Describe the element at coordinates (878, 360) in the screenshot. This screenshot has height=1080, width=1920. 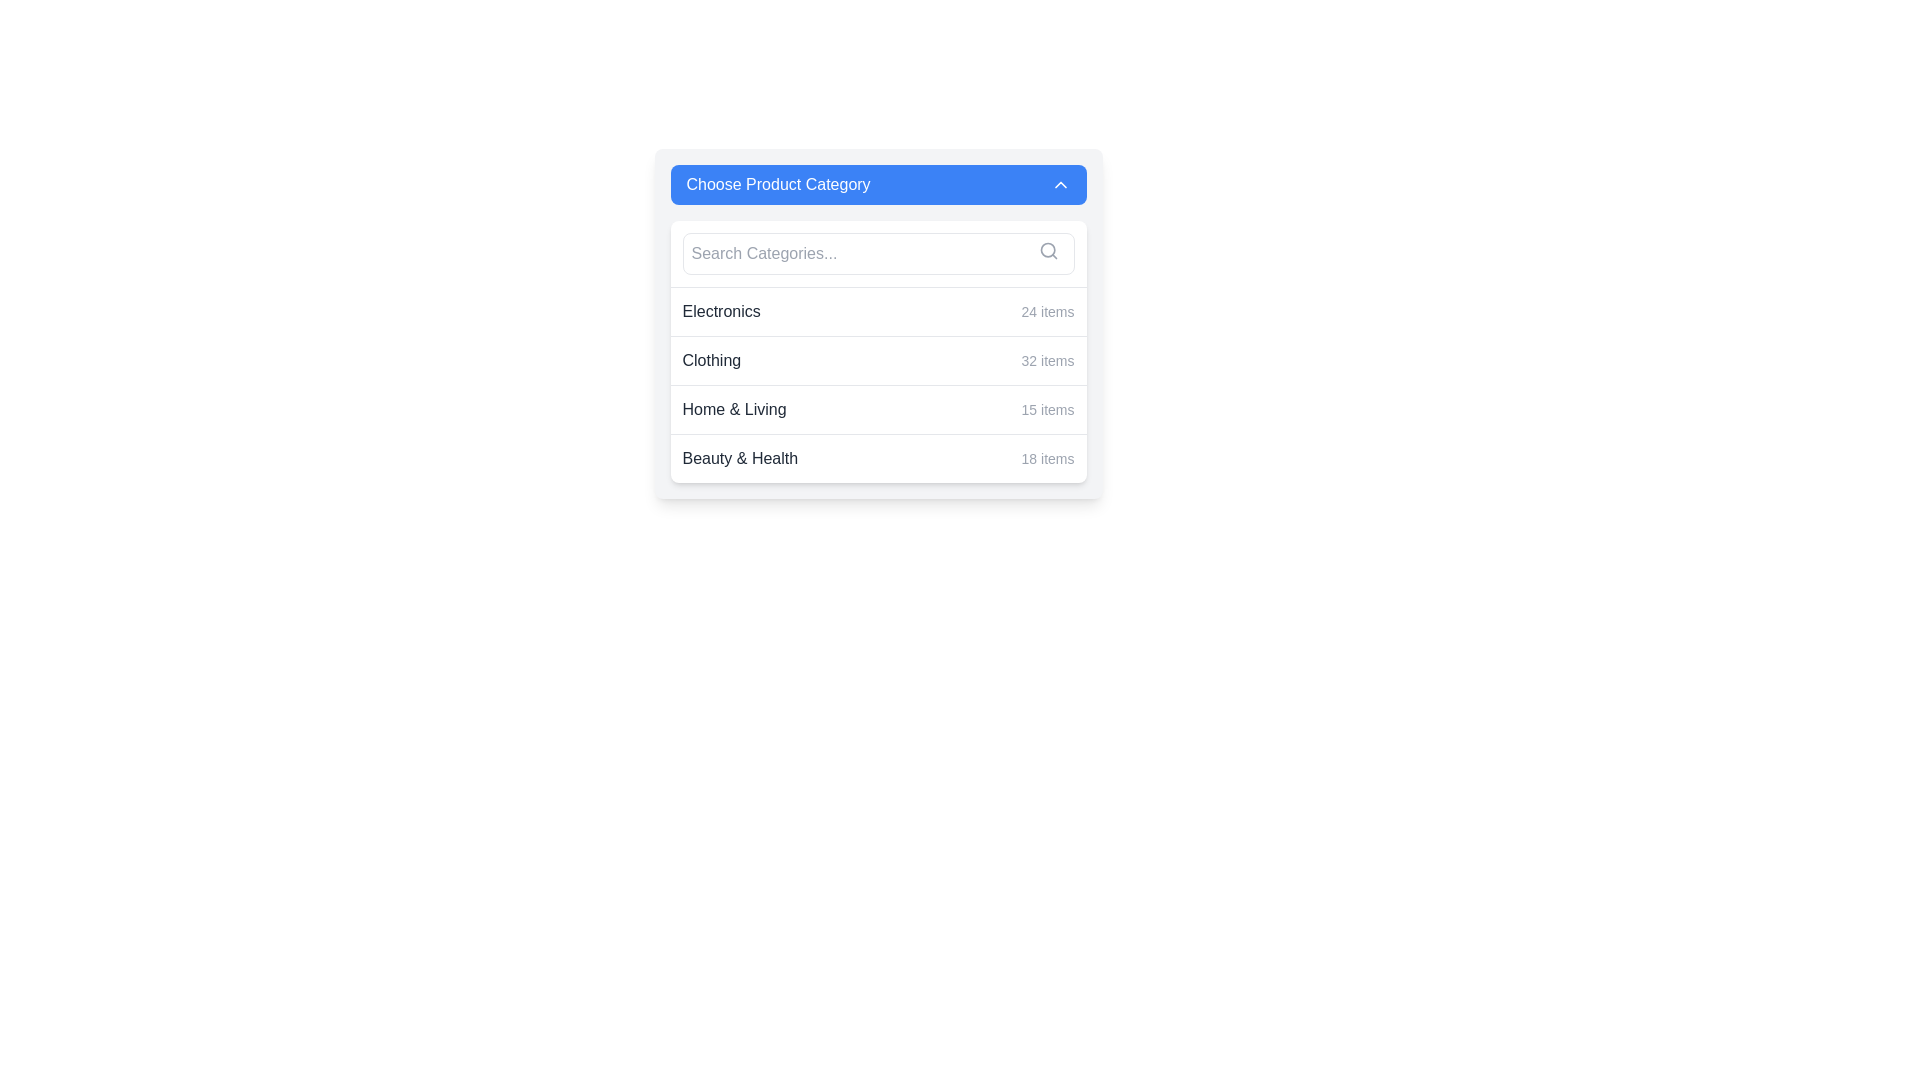
I see `the 'Clothing' list item in the dropdown menu` at that location.